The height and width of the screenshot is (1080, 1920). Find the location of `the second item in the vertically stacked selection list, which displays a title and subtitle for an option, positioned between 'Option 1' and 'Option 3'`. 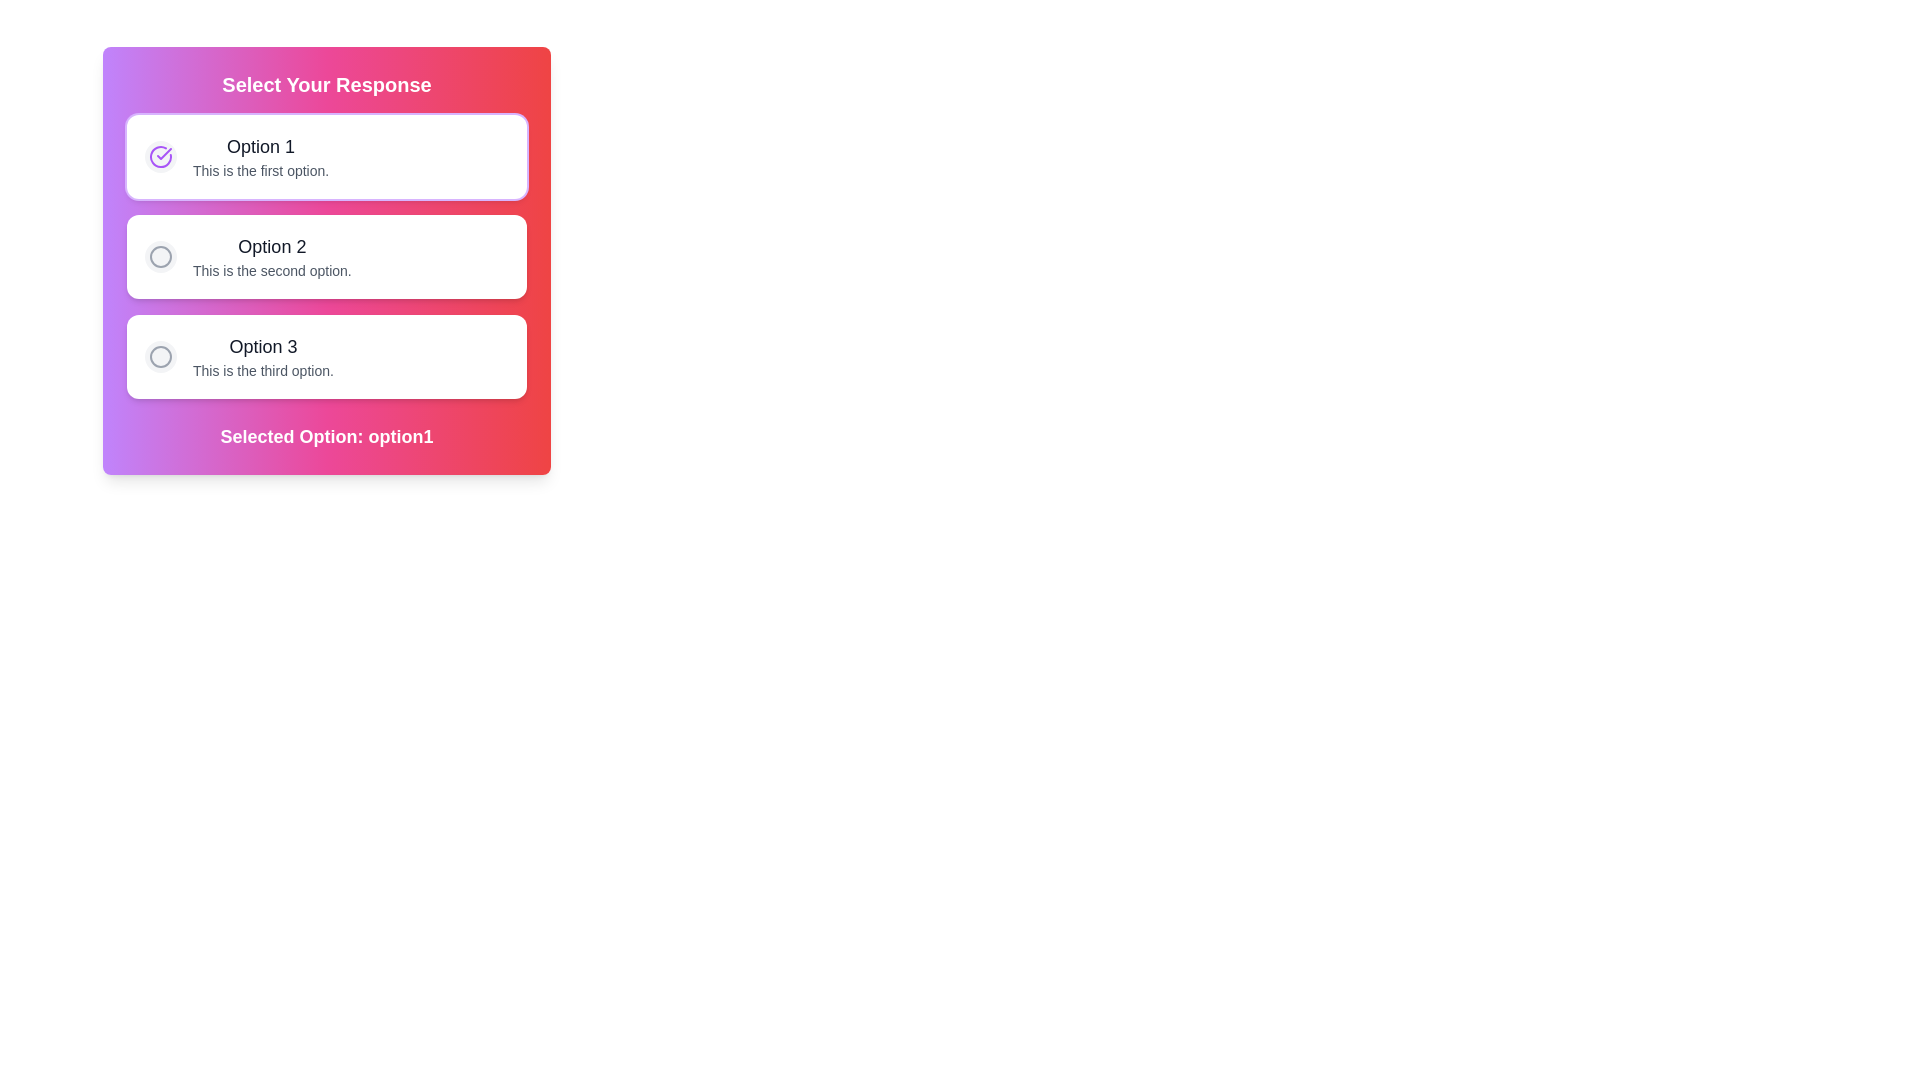

the second item in the vertically stacked selection list, which displays a title and subtitle for an option, positioned between 'Option 1' and 'Option 3' is located at coordinates (271, 256).